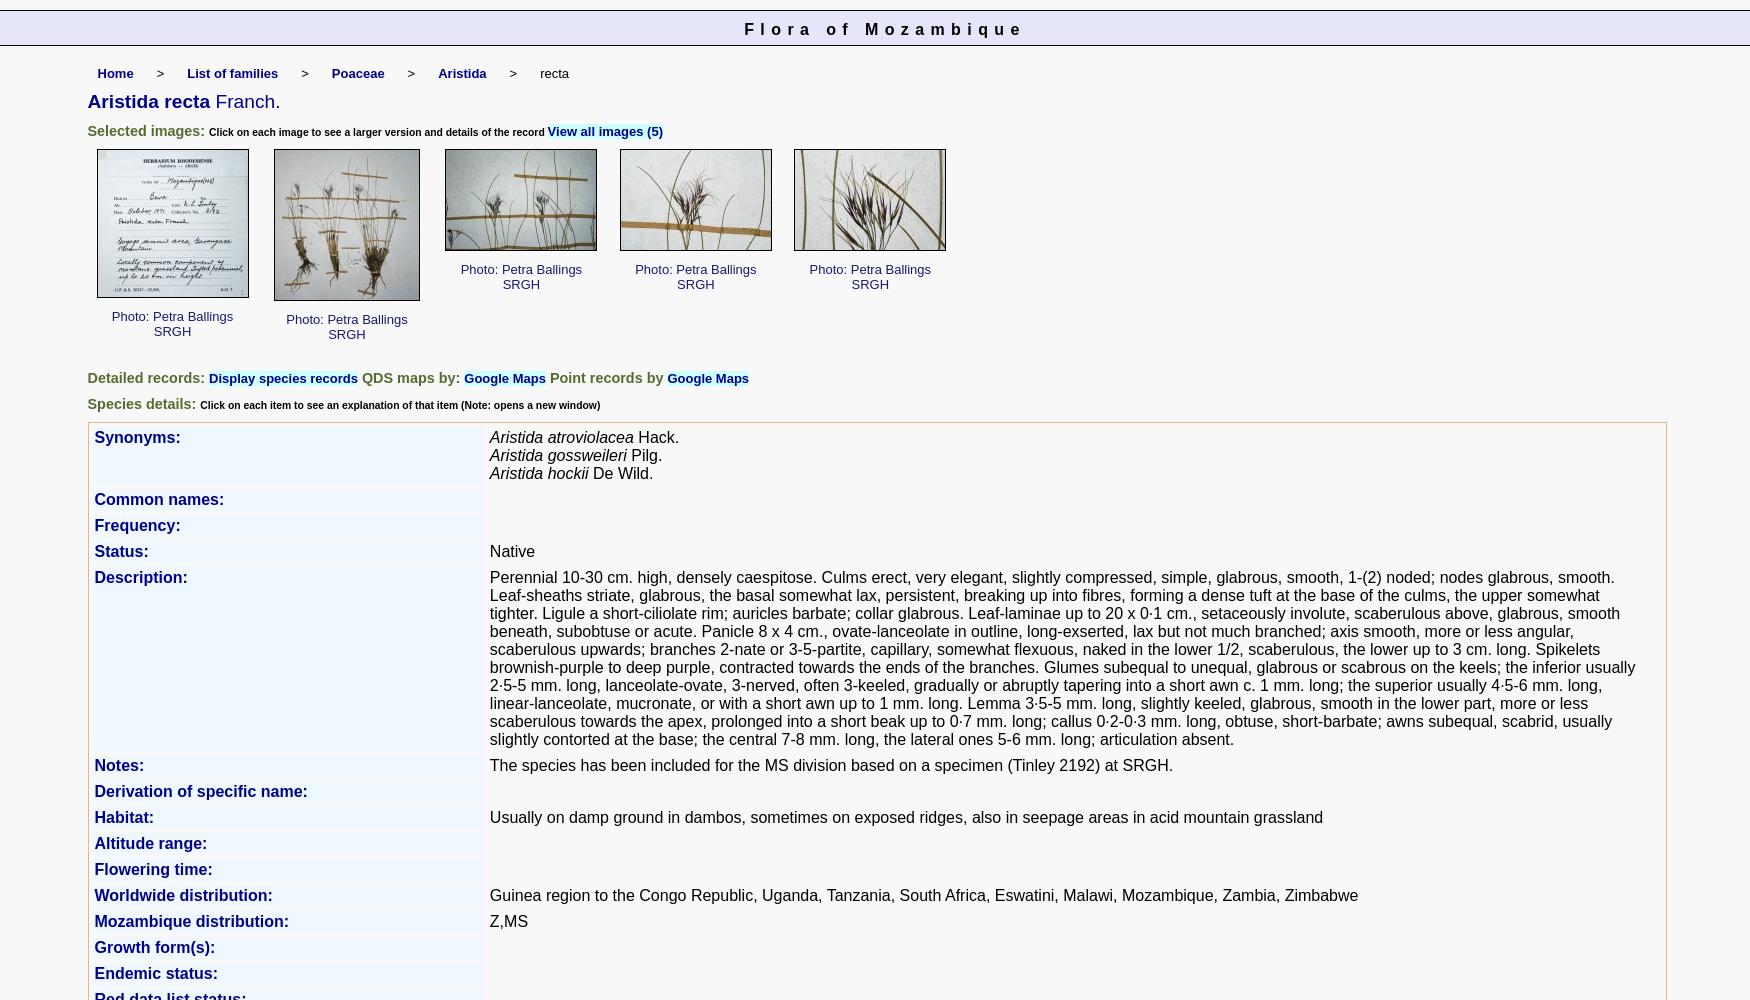 Image resolution: width=1750 pixels, height=1000 pixels. Describe the element at coordinates (330, 72) in the screenshot. I see `'Poaceae'` at that location.